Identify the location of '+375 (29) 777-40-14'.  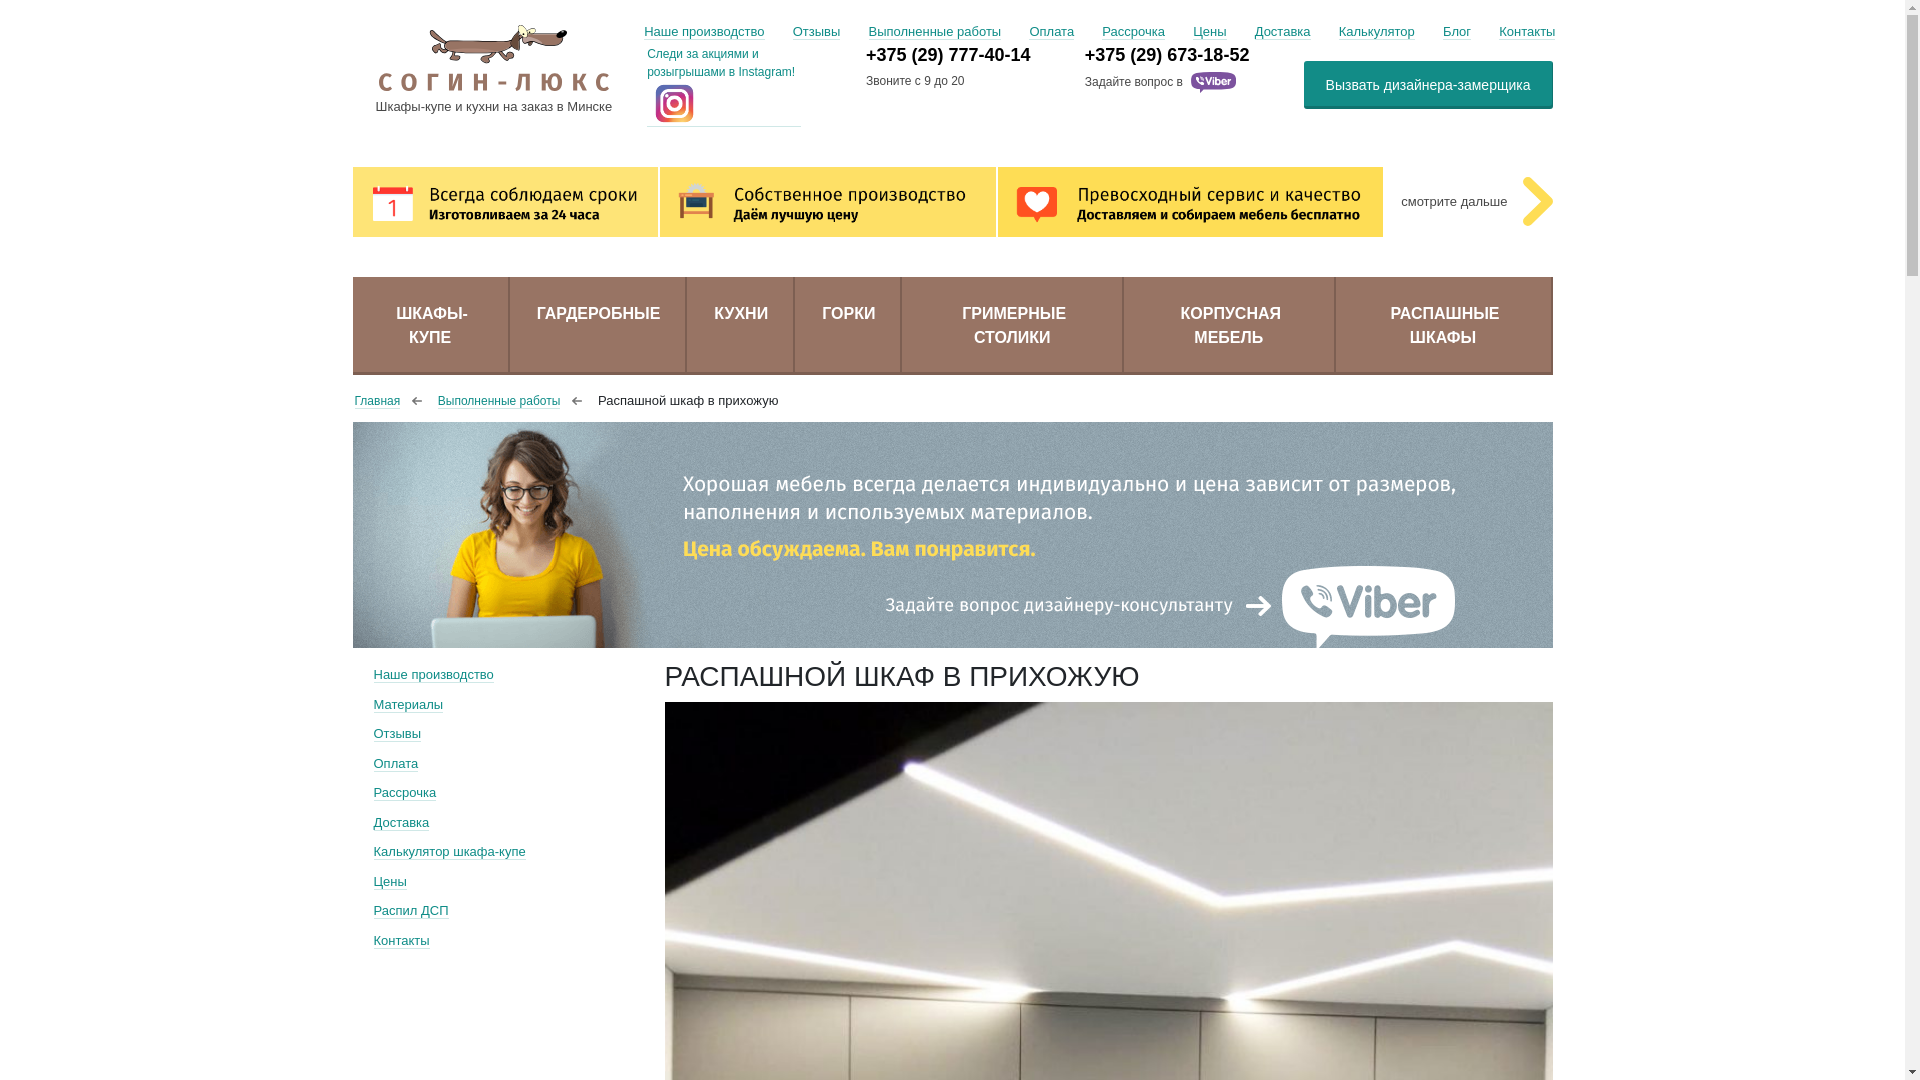
(975, 54).